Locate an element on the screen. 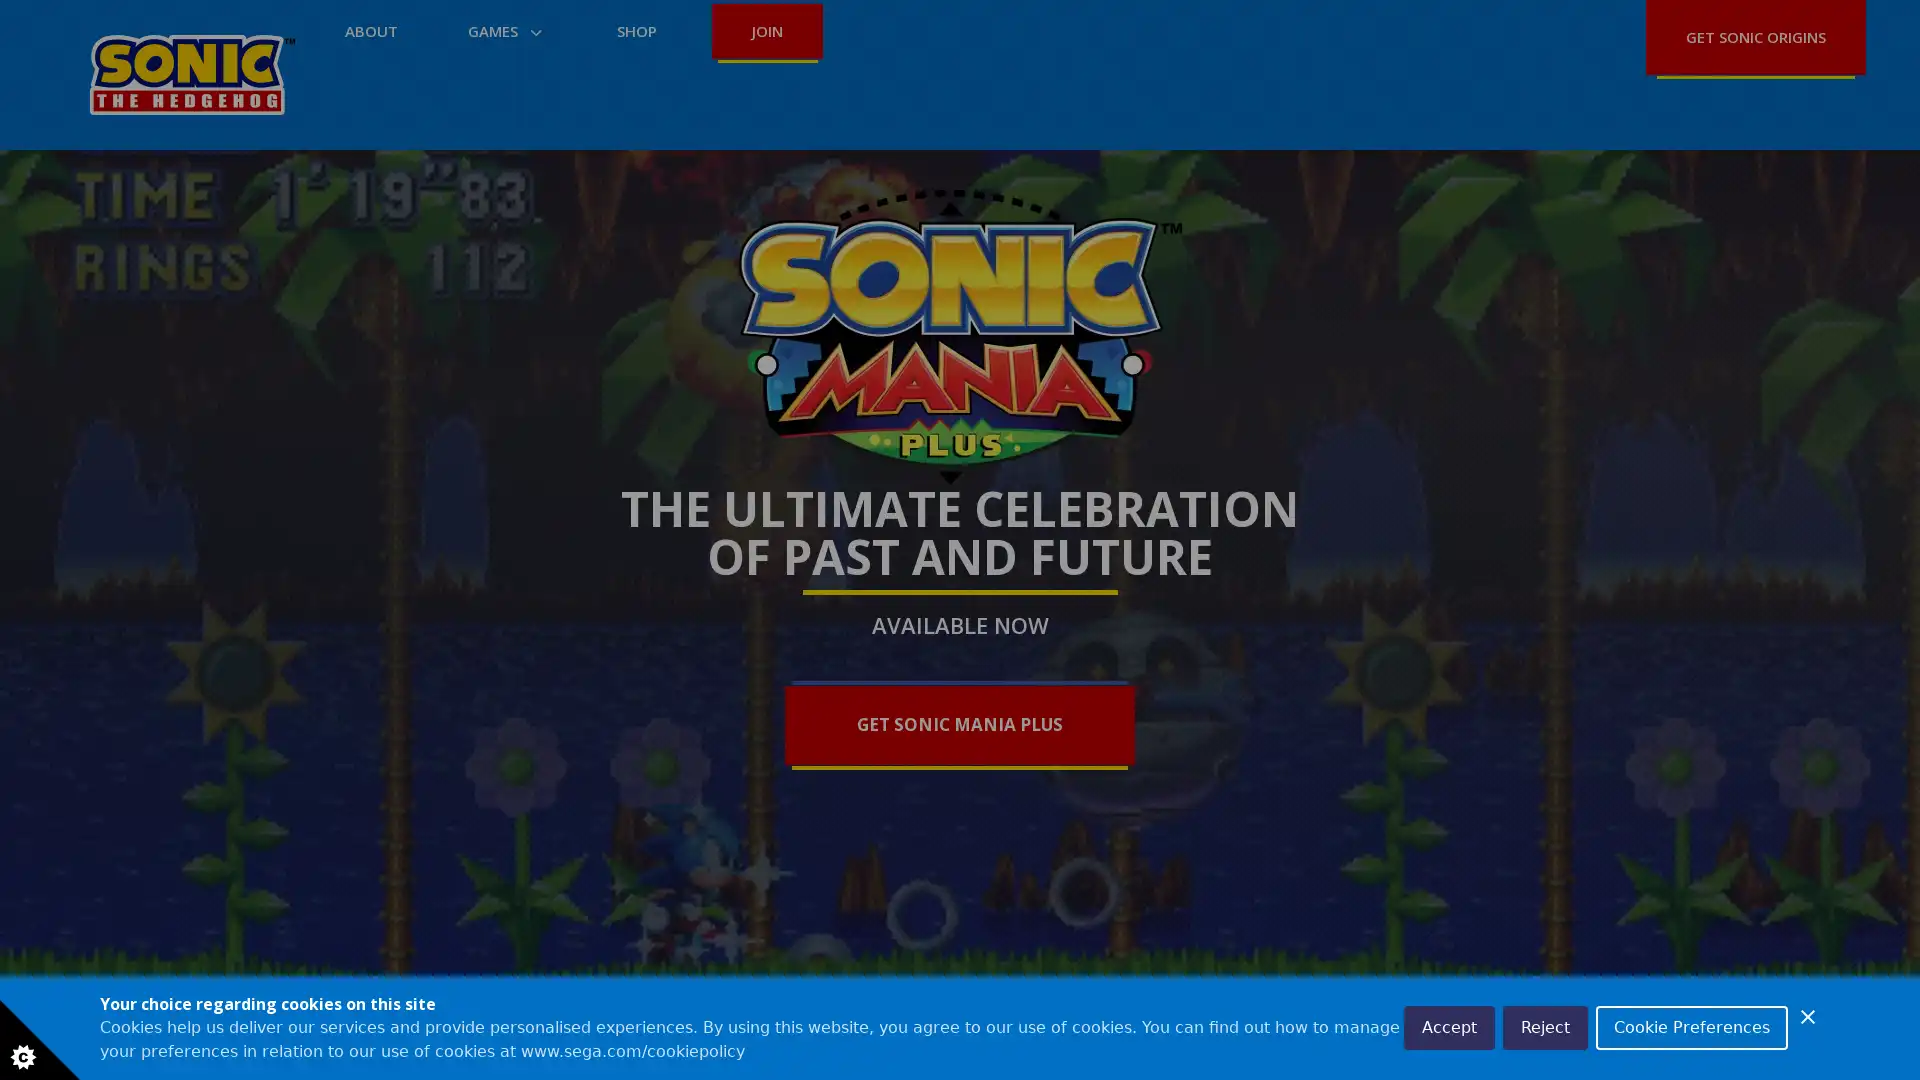 This screenshot has width=1920, height=1080. Reject is located at coordinates (1544, 1028).